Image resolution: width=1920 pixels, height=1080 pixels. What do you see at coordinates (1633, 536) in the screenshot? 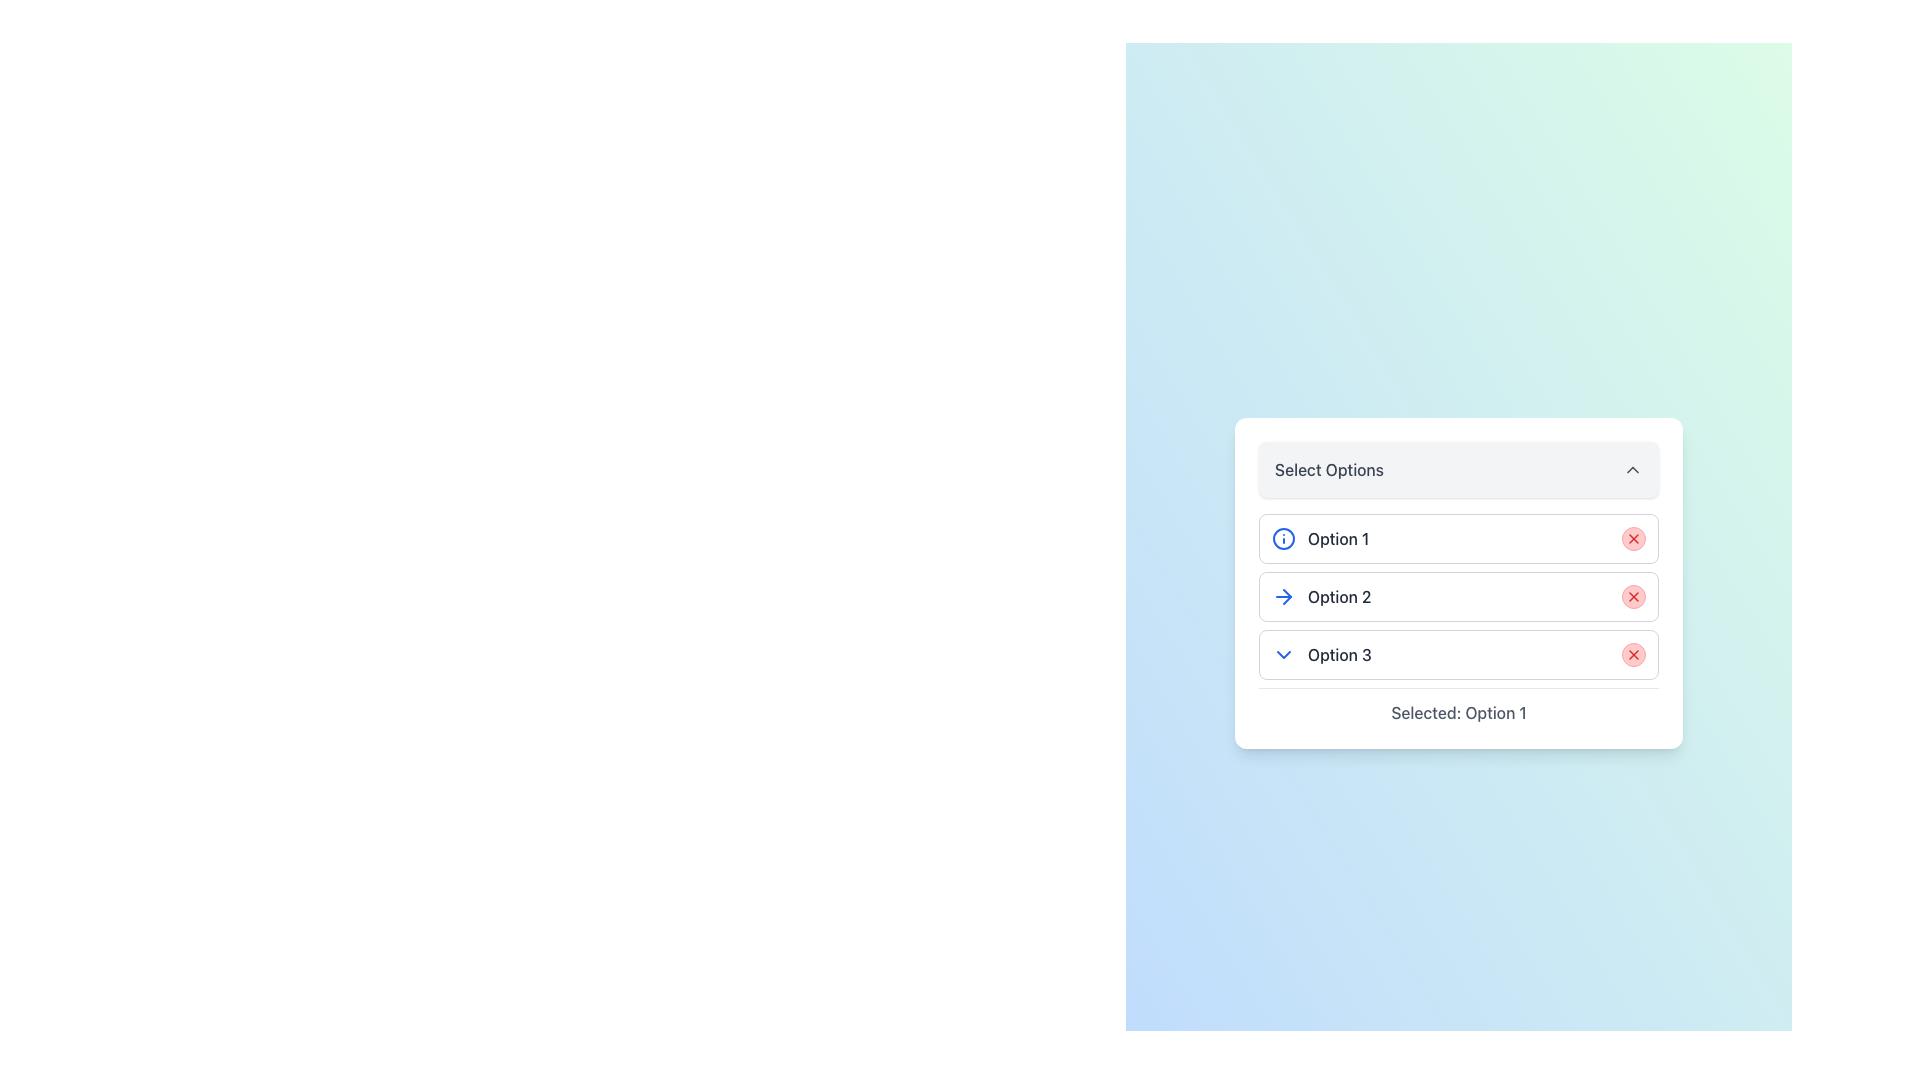
I see `the red 'X' icon button within the 'Select Options' dropdown menu` at bounding box center [1633, 536].